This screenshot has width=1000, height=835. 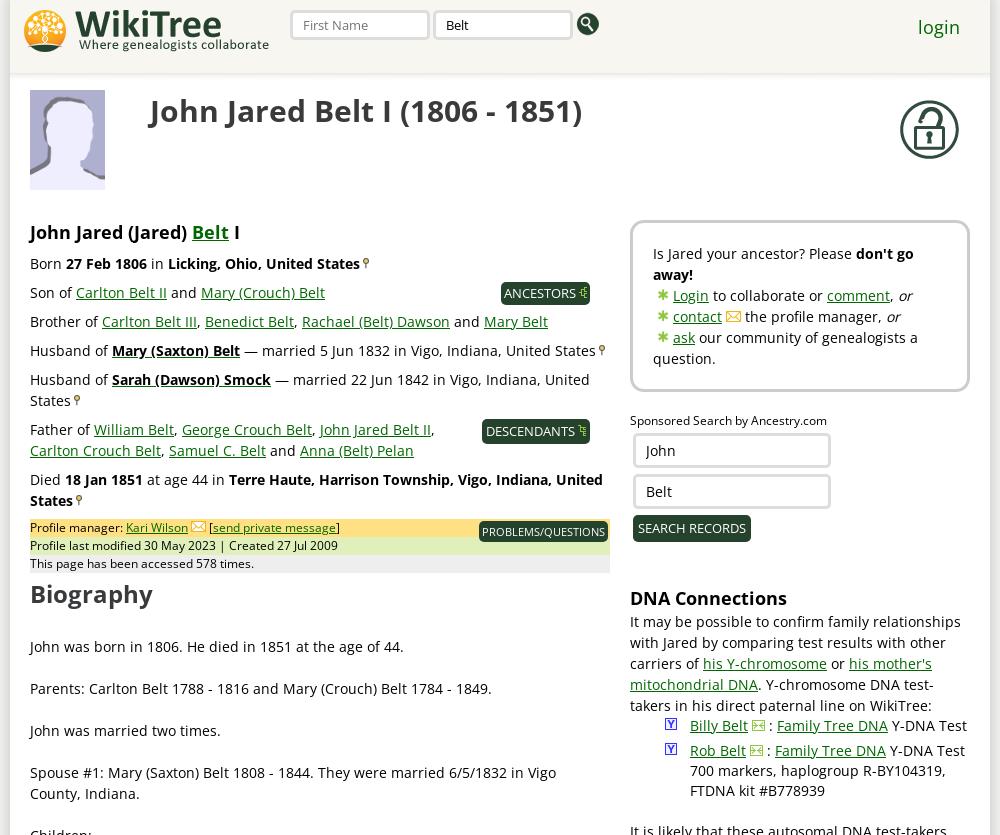 What do you see at coordinates (418, 350) in the screenshot?
I see `'— married
5 Jun 1832 in Vigo, Indiana, United States'` at bounding box center [418, 350].